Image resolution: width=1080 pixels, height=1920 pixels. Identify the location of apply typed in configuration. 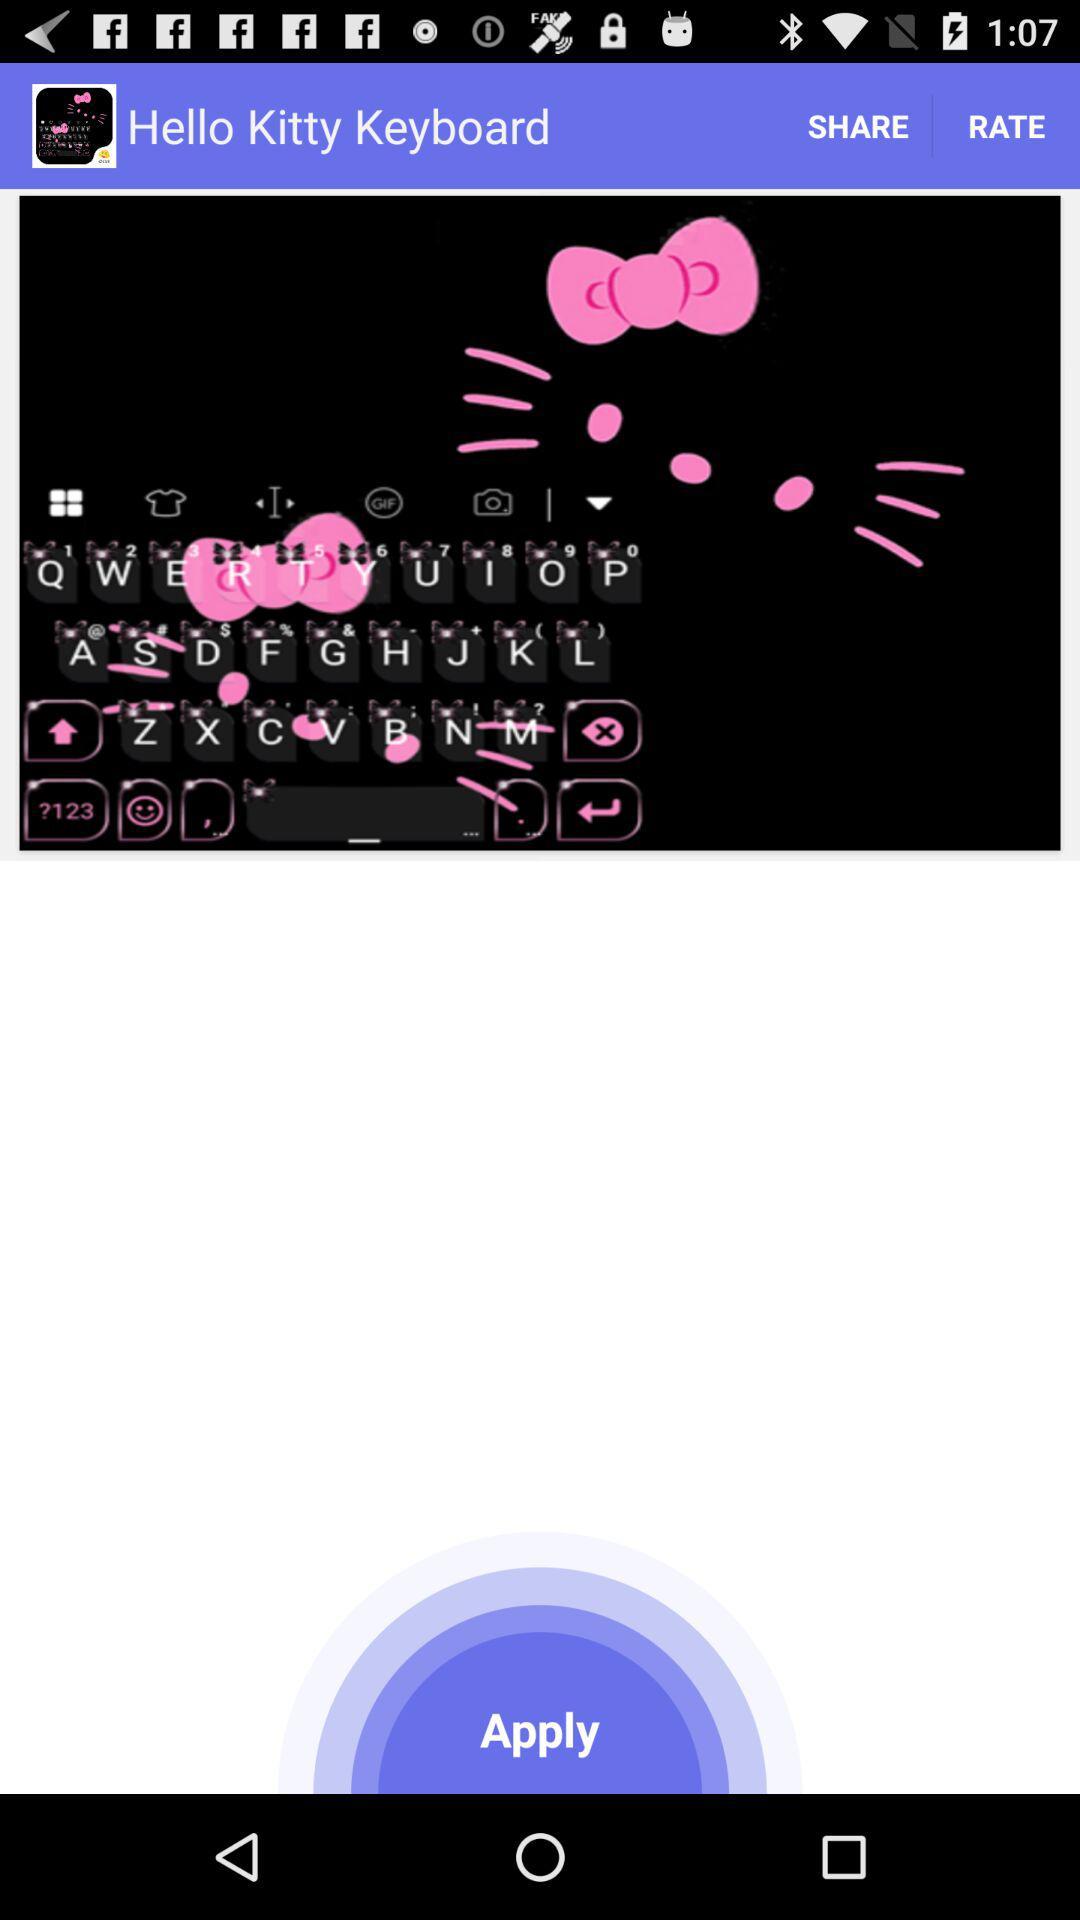
(540, 1659).